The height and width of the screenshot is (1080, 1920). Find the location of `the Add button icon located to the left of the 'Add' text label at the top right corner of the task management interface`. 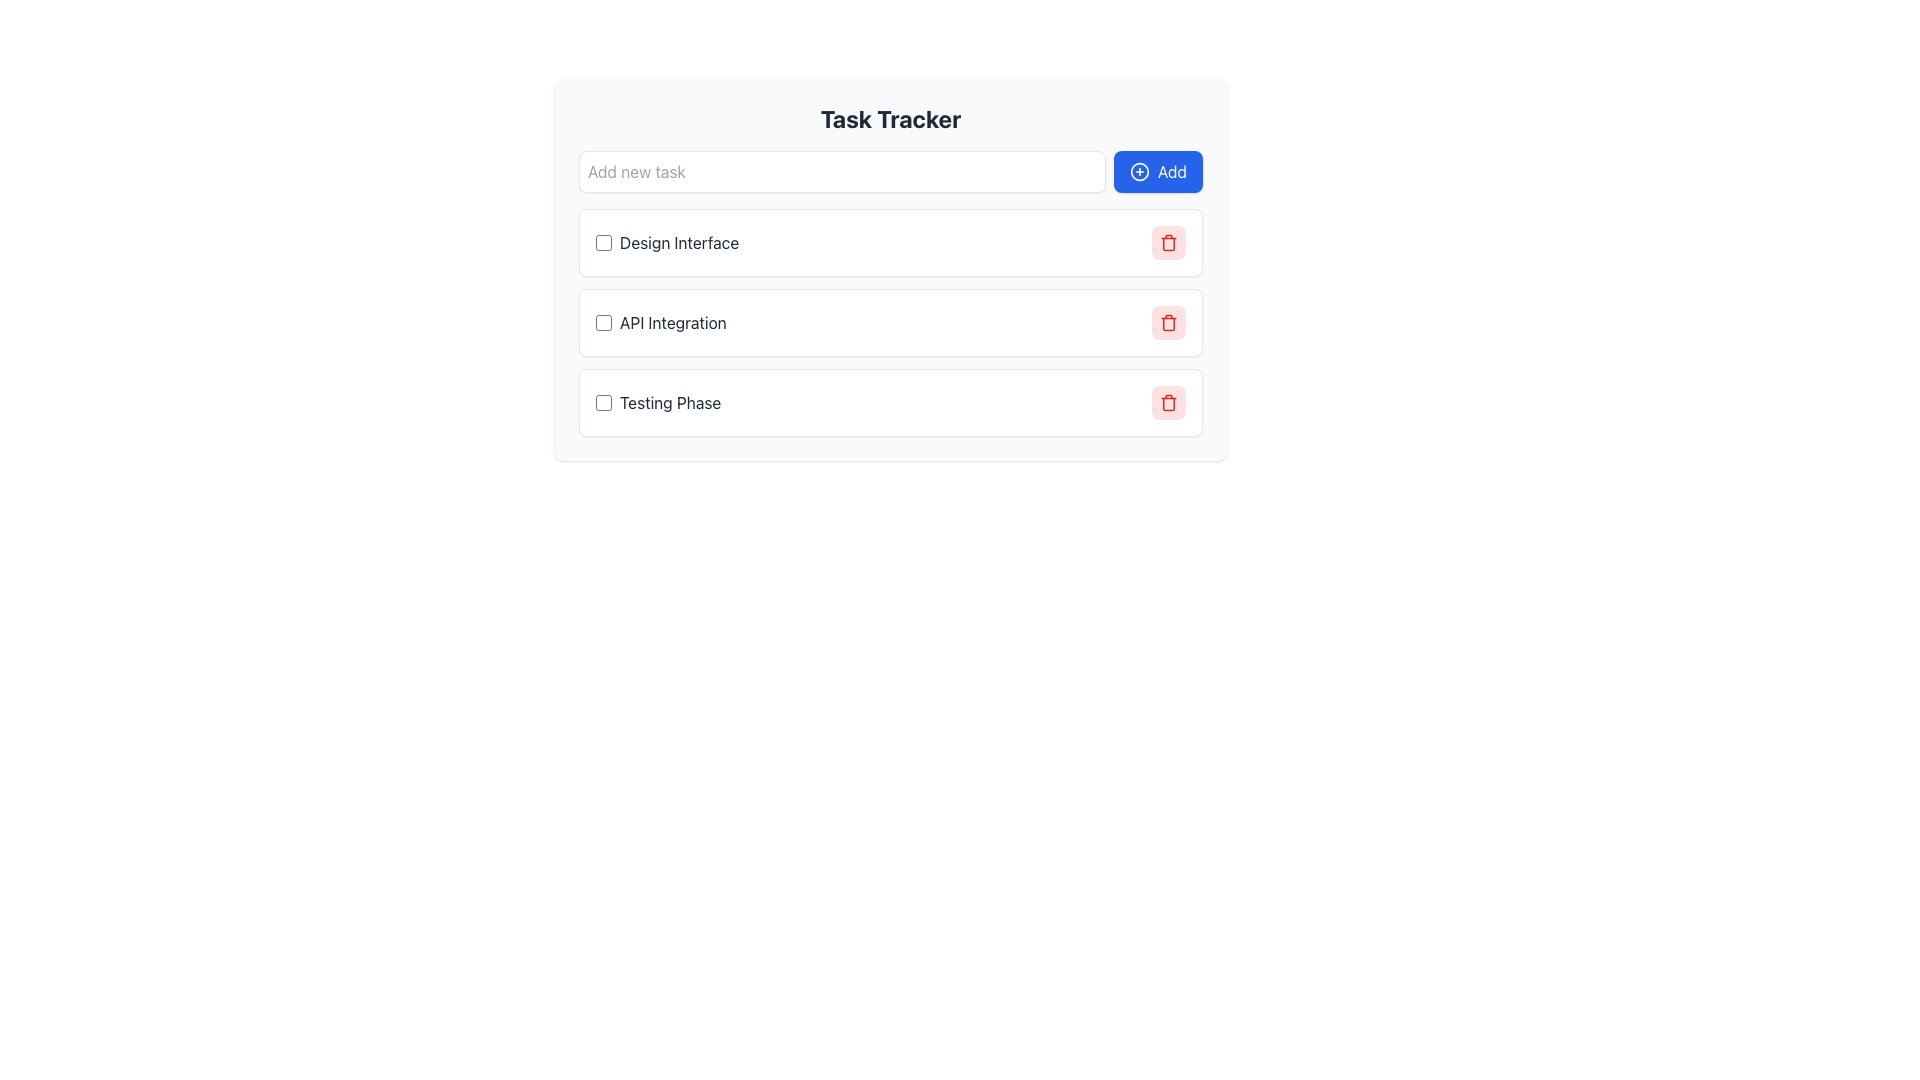

the Add button icon located to the left of the 'Add' text label at the top right corner of the task management interface is located at coordinates (1139, 171).